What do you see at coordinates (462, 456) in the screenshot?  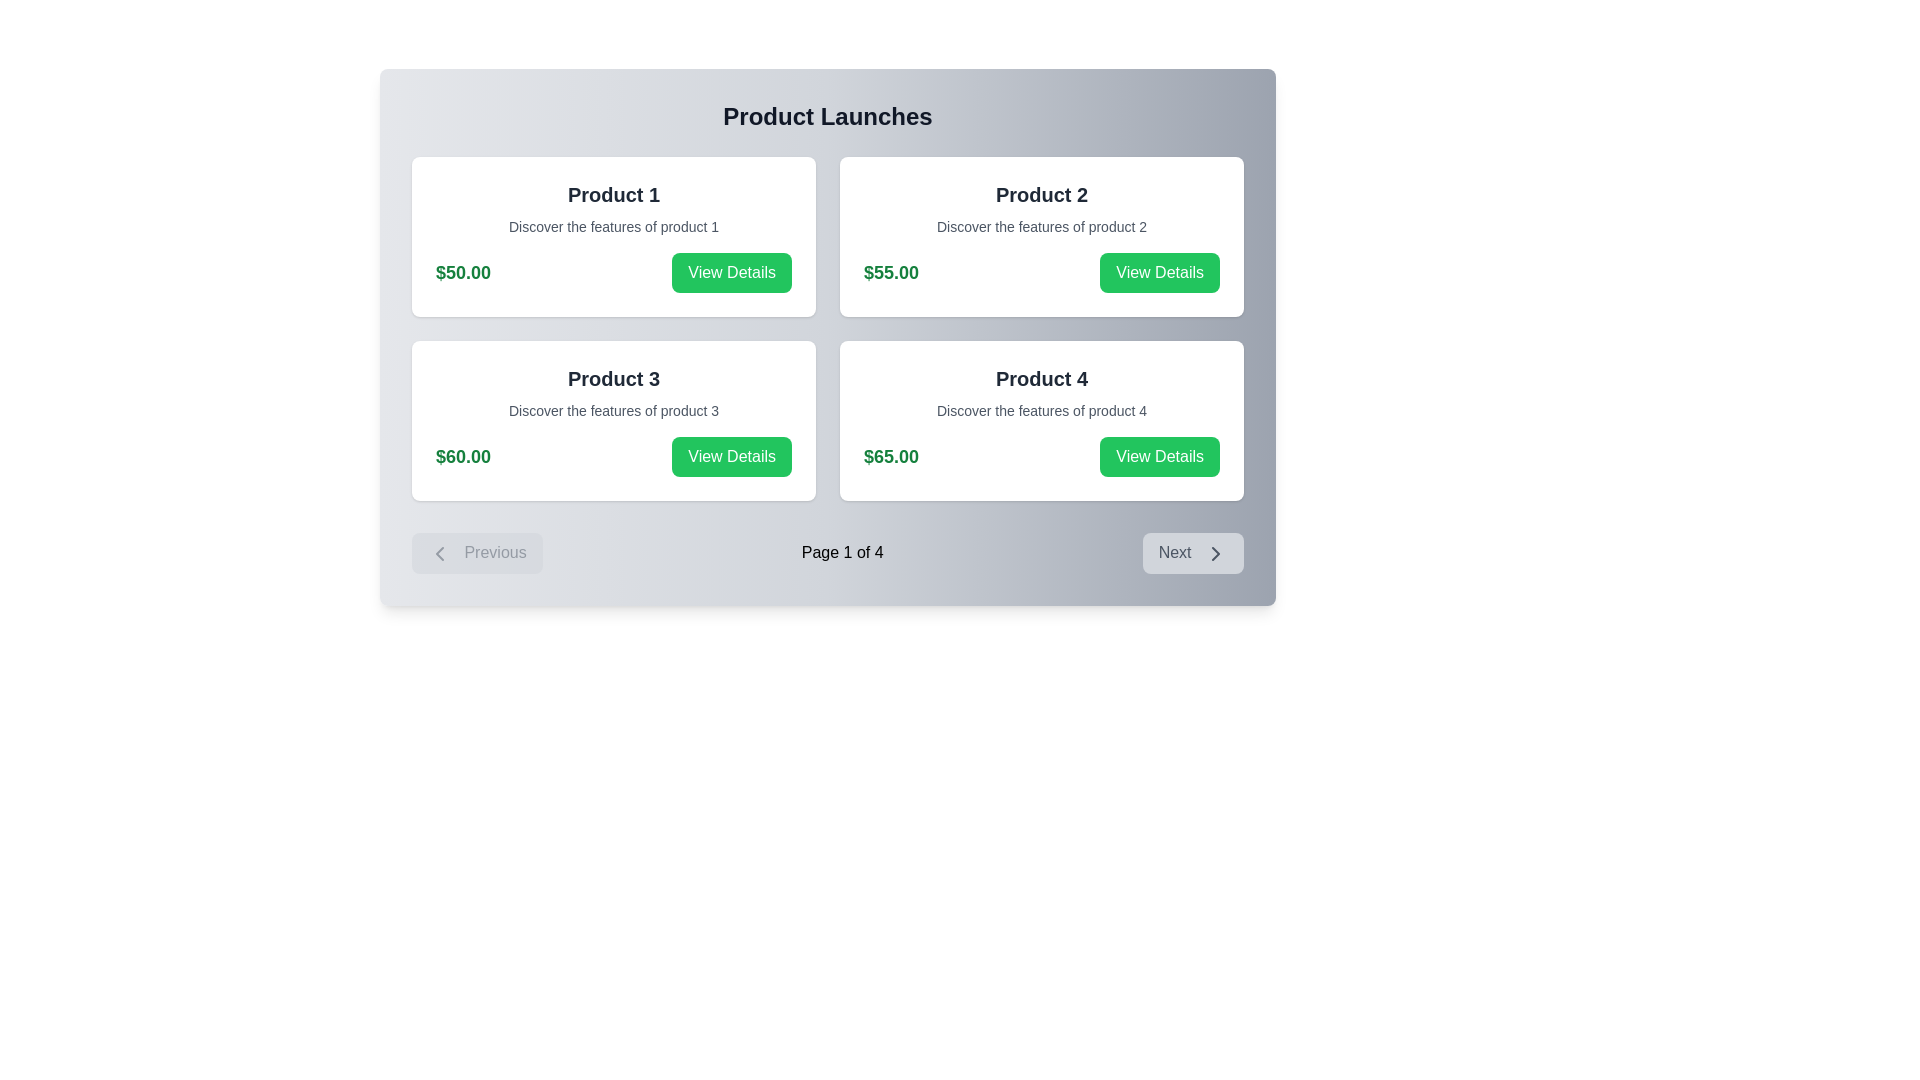 I see `the static text displaying the price '$60.00' located in the 'Product 3' card description area, above the 'View Details' button` at bounding box center [462, 456].